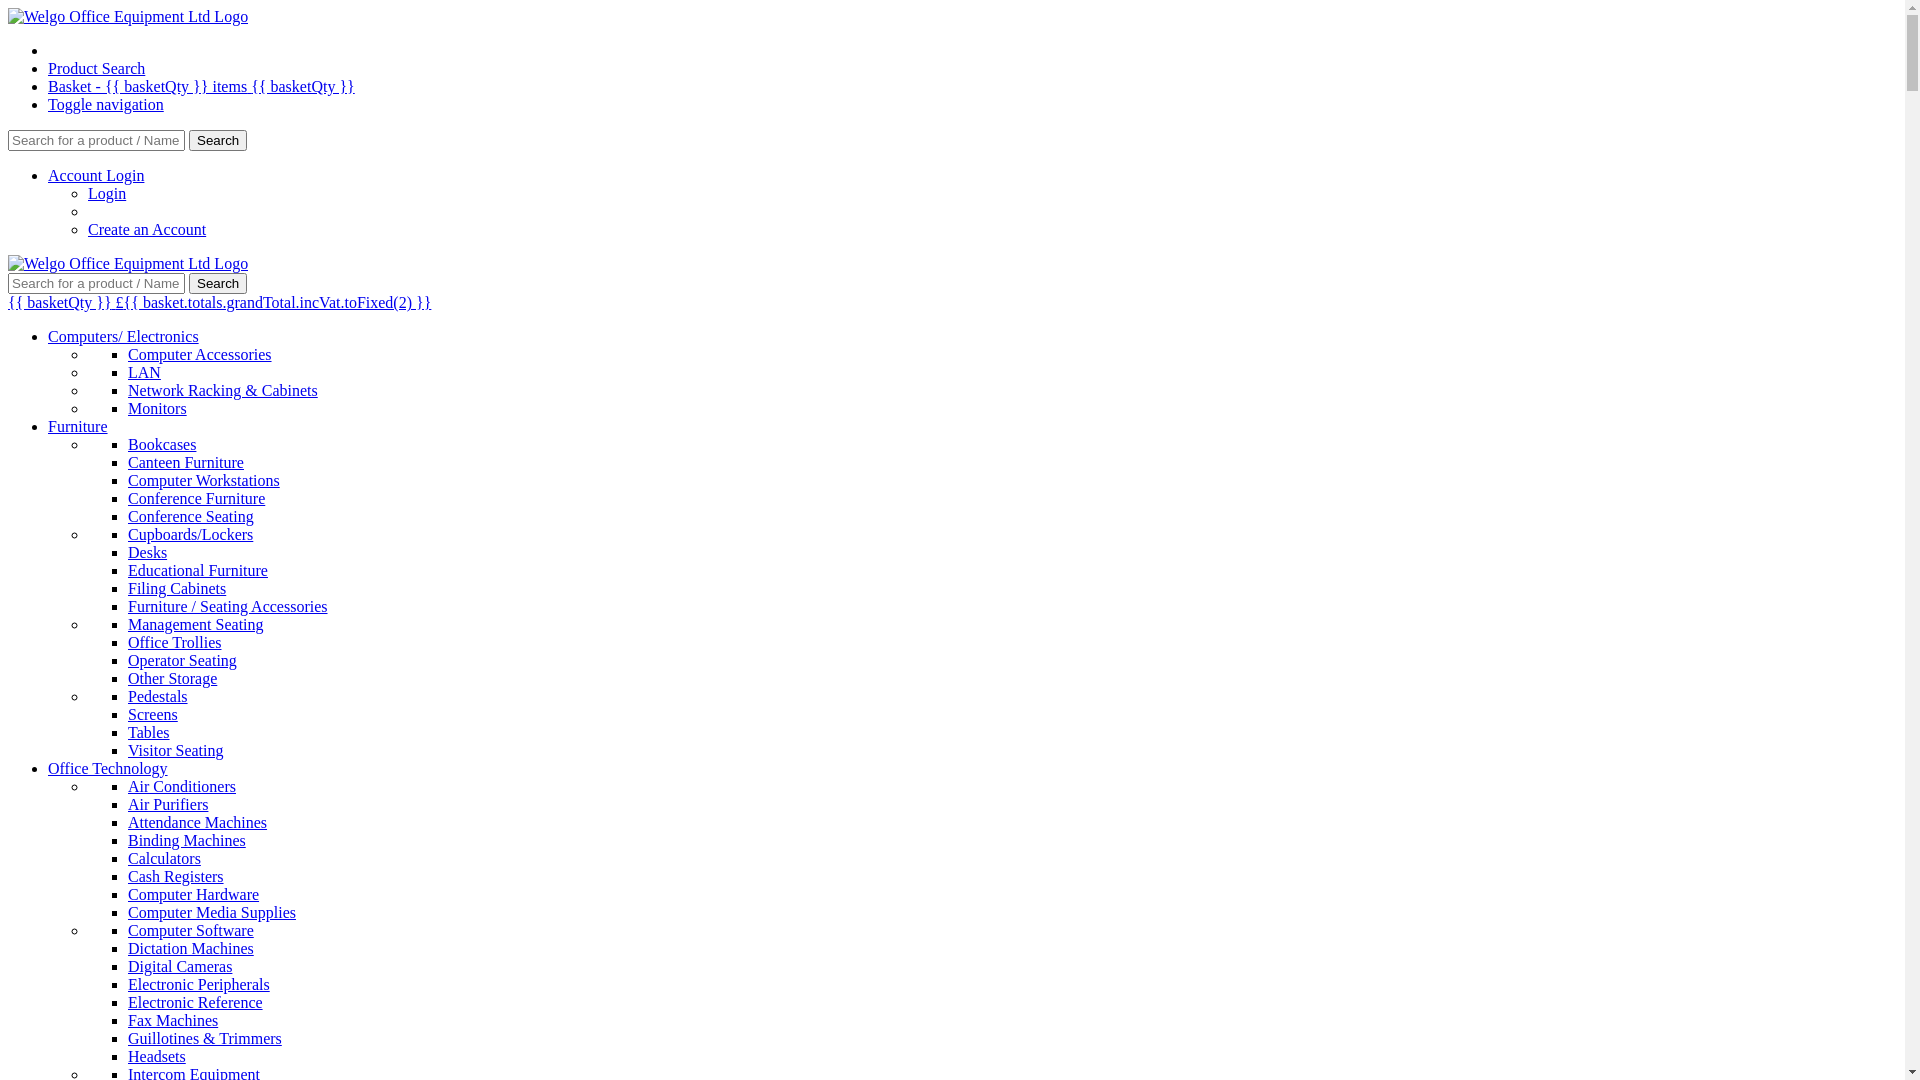  What do you see at coordinates (205, 1037) in the screenshot?
I see `'Guillotines & Trimmers'` at bounding box center [205, 1037].